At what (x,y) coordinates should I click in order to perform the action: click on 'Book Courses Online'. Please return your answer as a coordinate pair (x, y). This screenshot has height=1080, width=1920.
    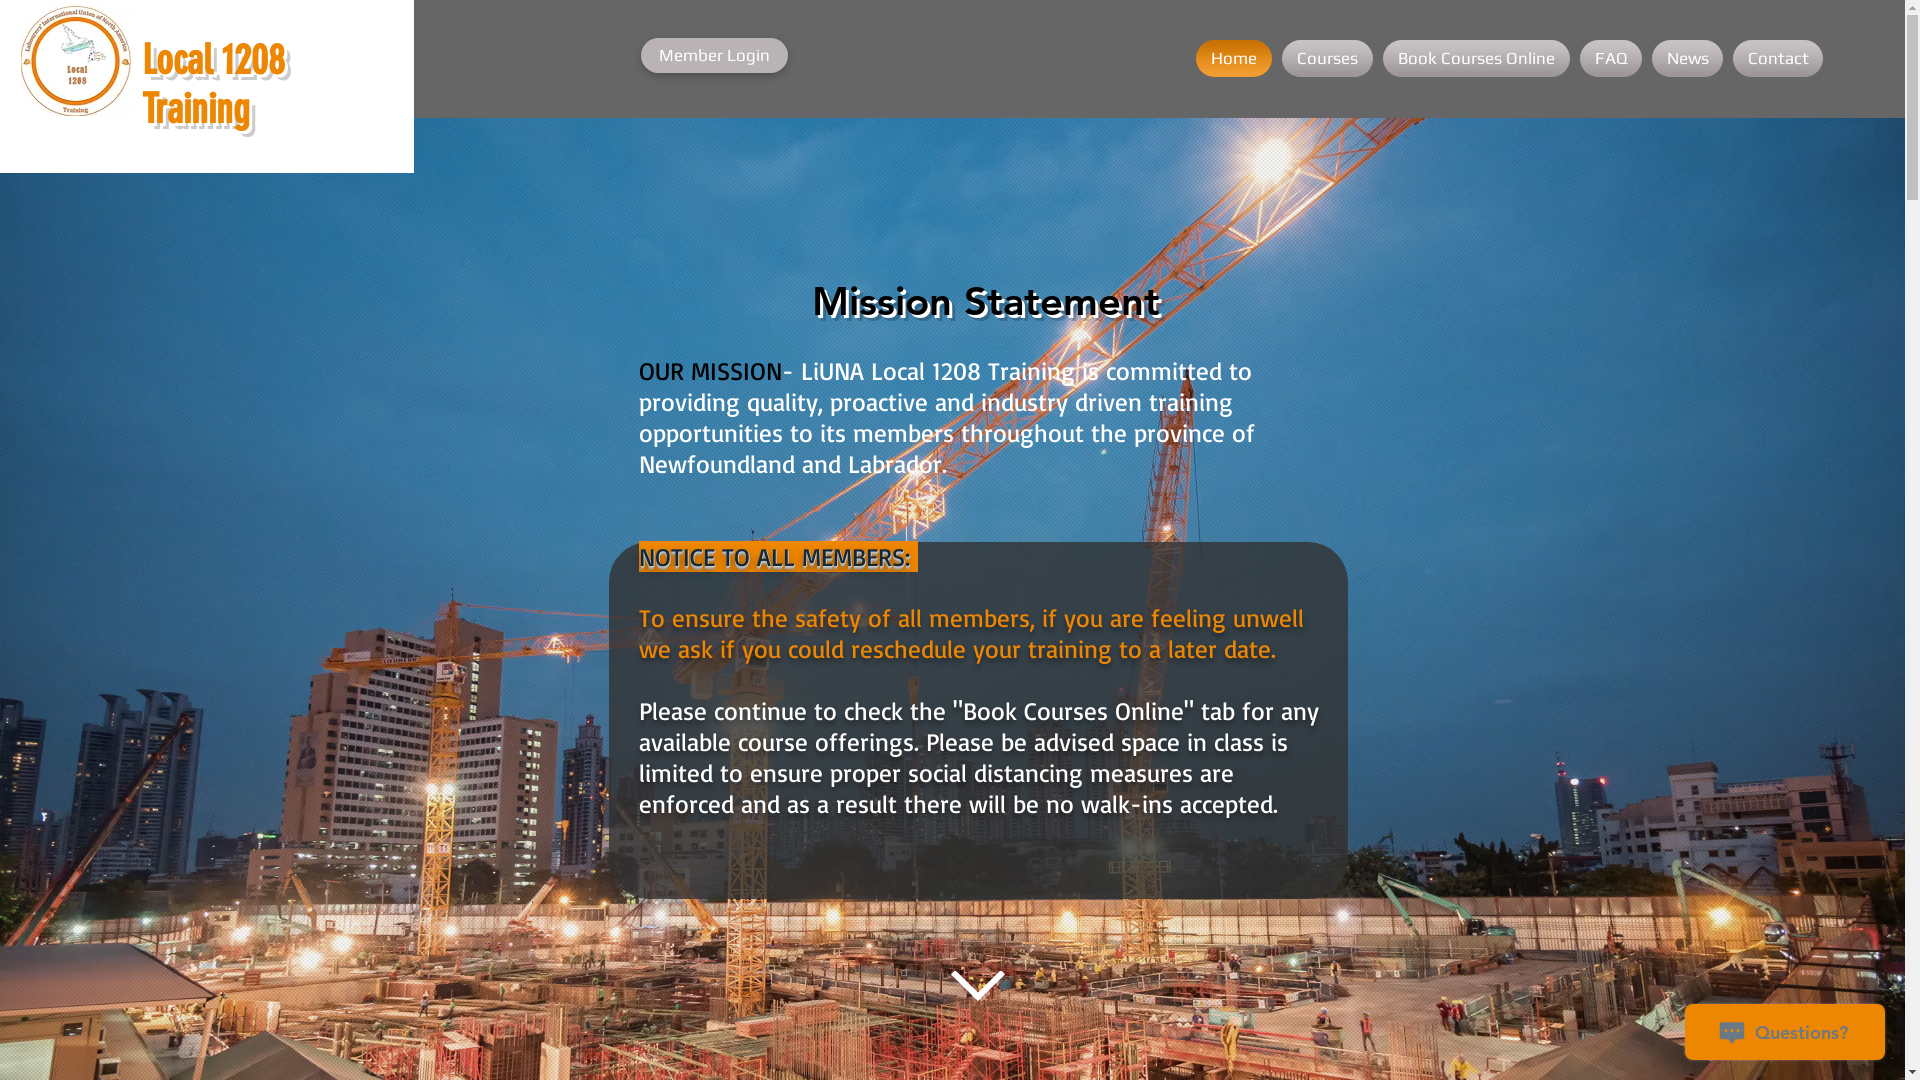
    Looking at the image, I should click on (1376, 57).